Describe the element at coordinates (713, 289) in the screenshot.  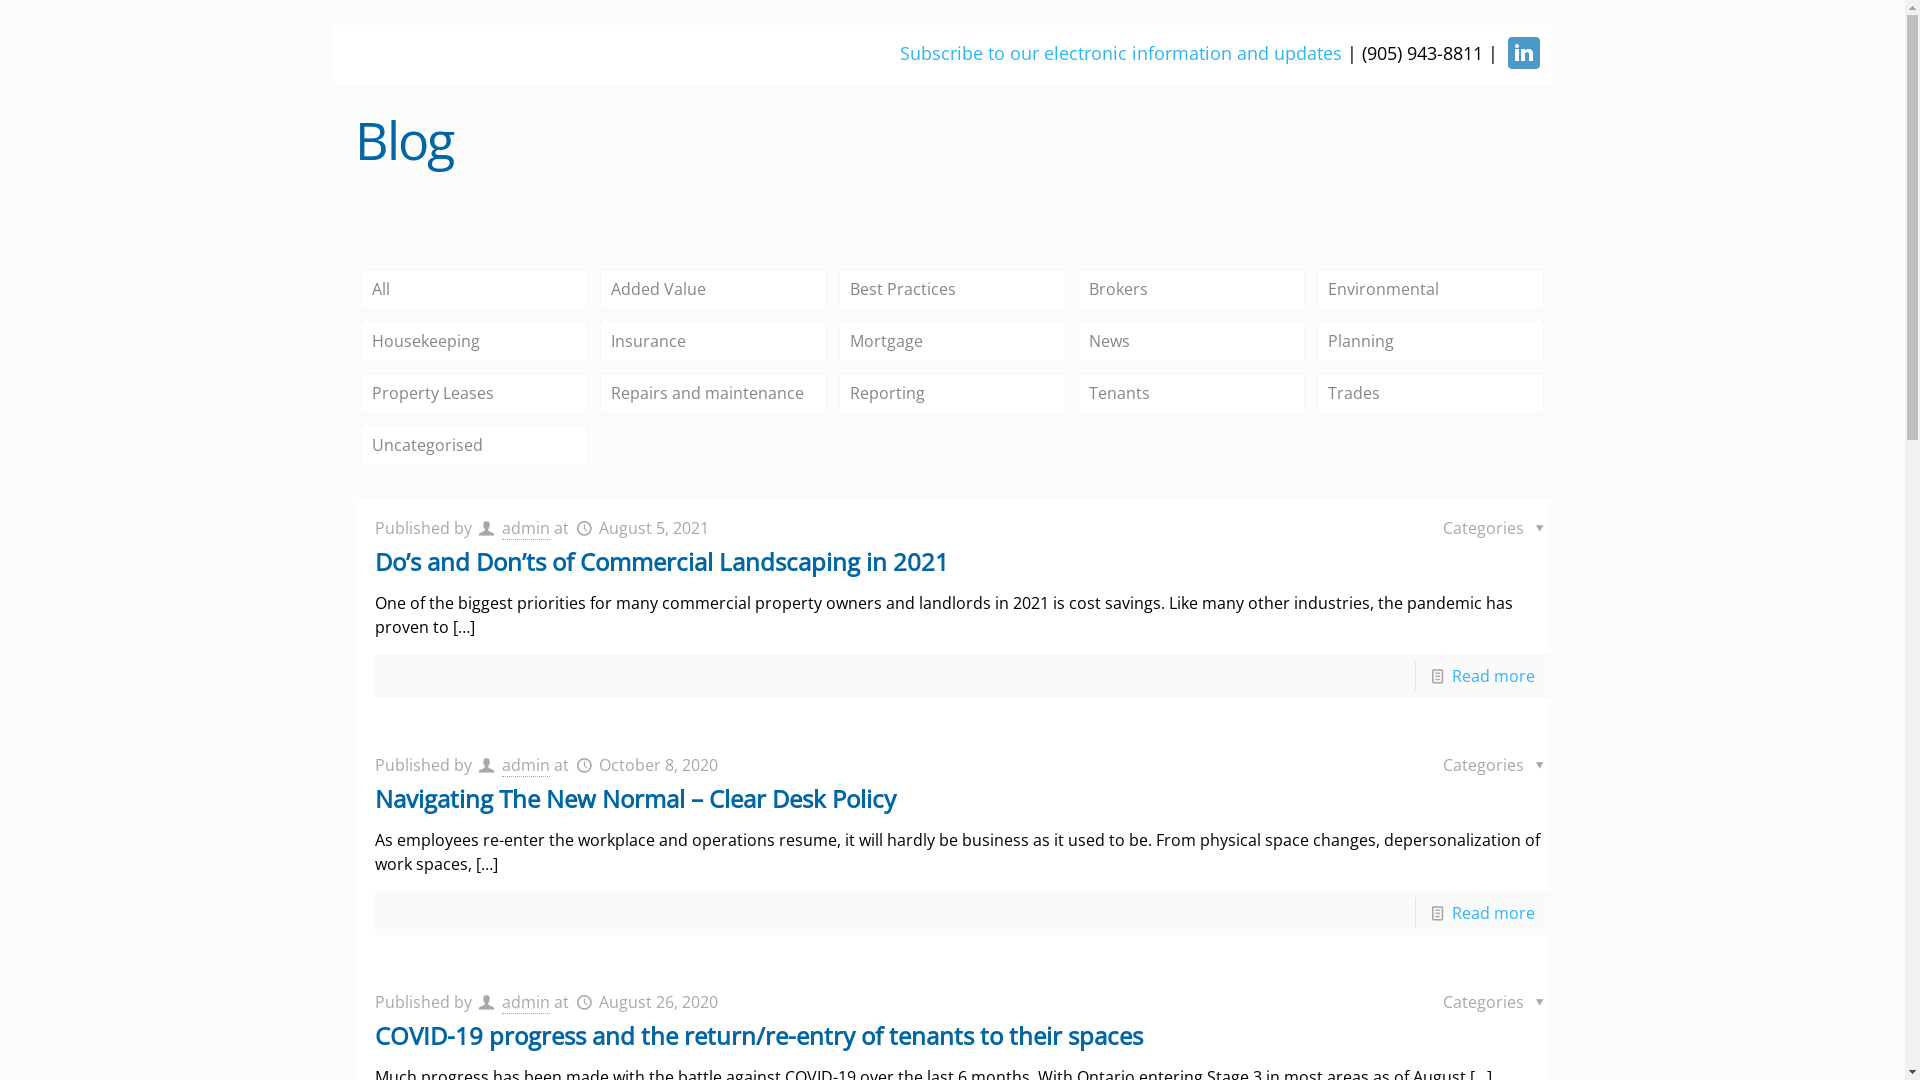
I see `'Added Value'` at that location.